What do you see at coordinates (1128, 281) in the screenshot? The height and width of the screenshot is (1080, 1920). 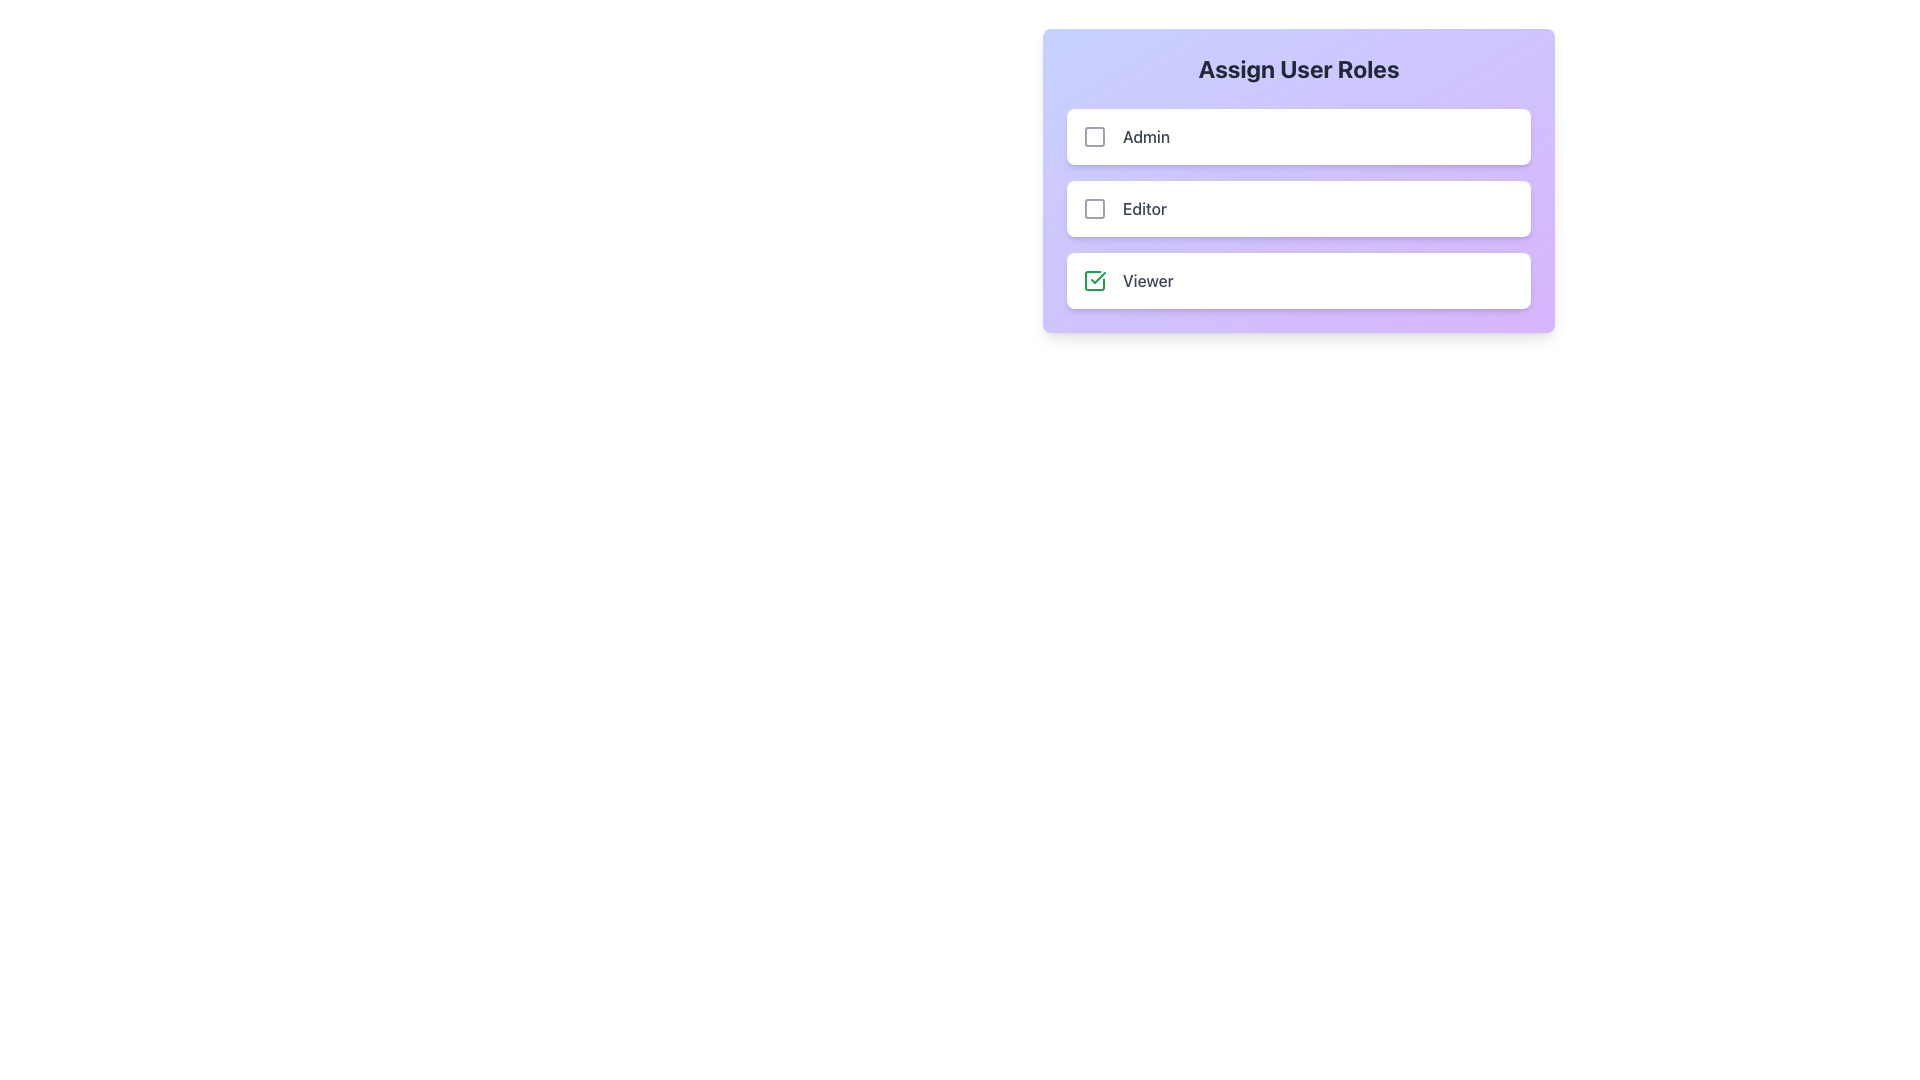 I see `the checkbox labeled 'Viewer' in the 'Assign User Roles' card` at bounding box center [1128, 281].